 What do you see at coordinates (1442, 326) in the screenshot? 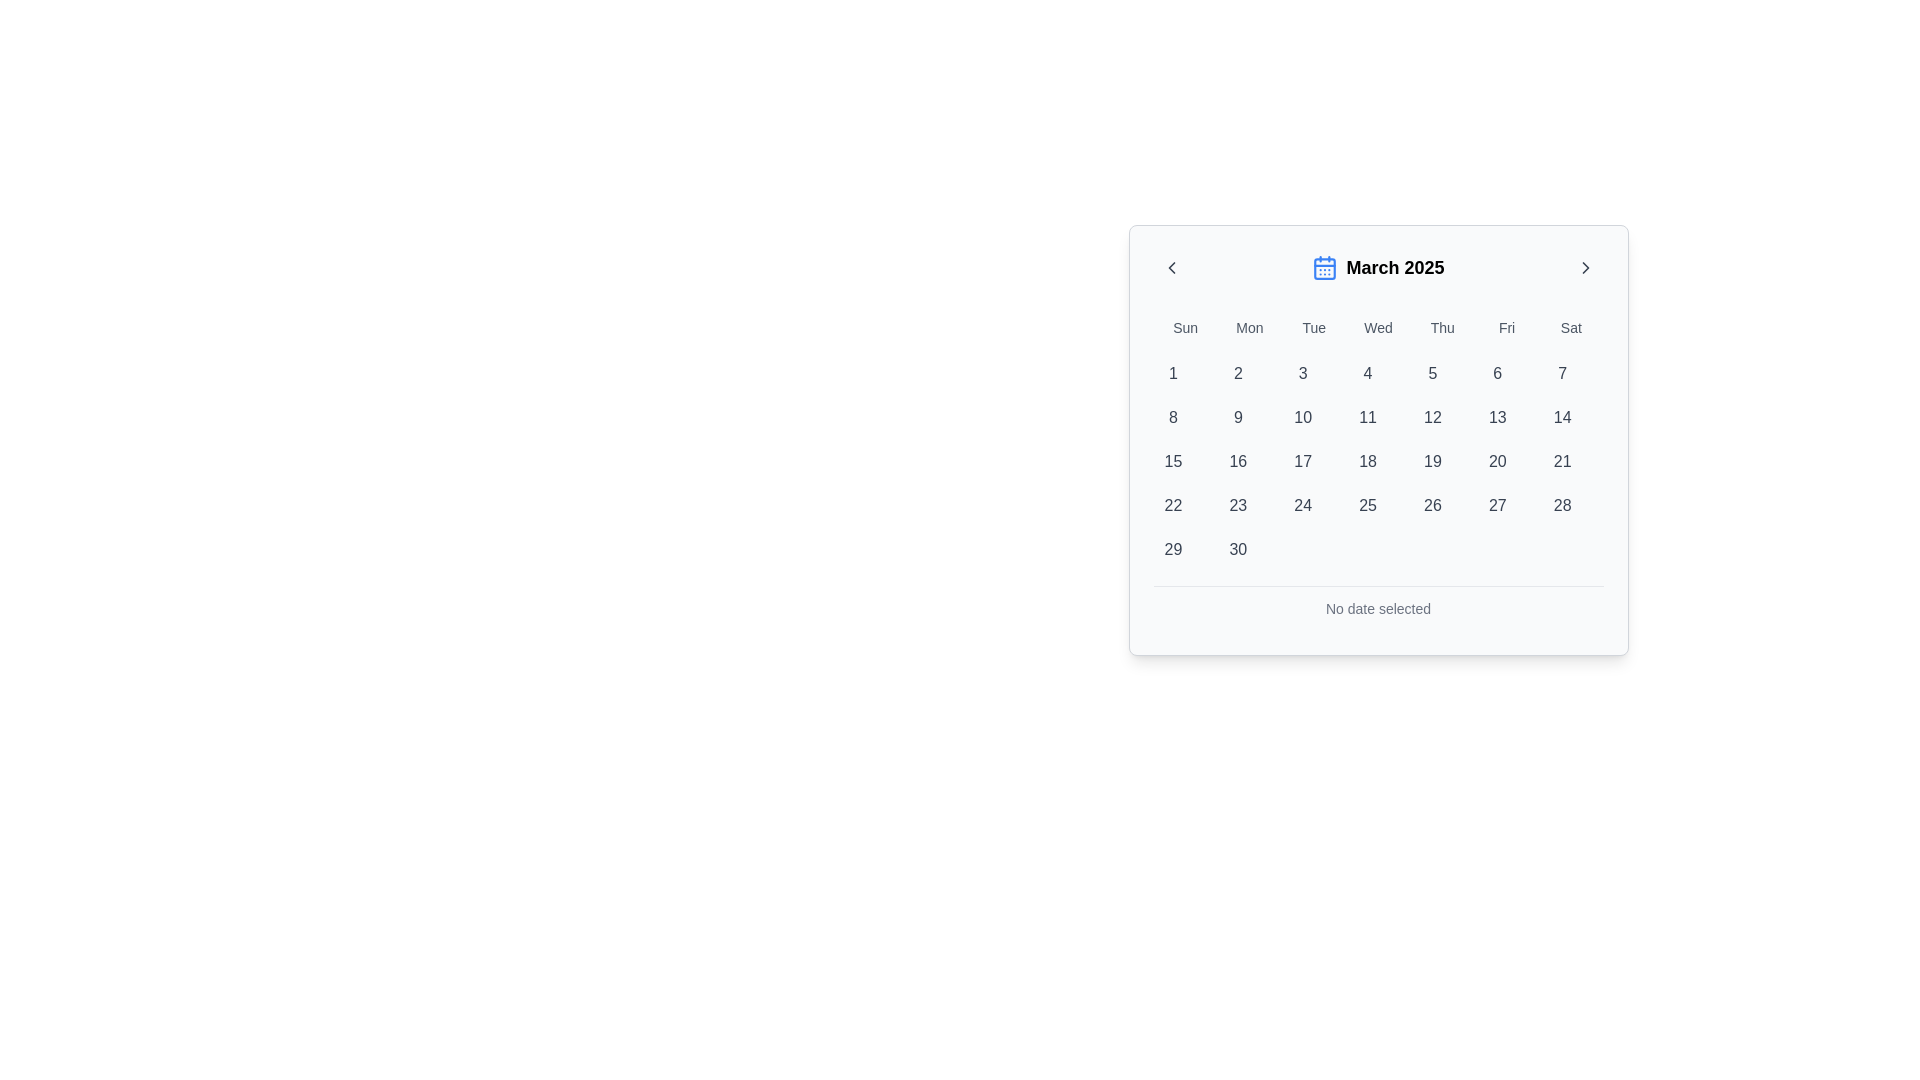
I see `the static text label displaying 'Thu' in the calendar interface, which is styled with a medium-sized font and gray text color, located in the fifth position of the day-of-week labels` at bounding box center [1442, 326].